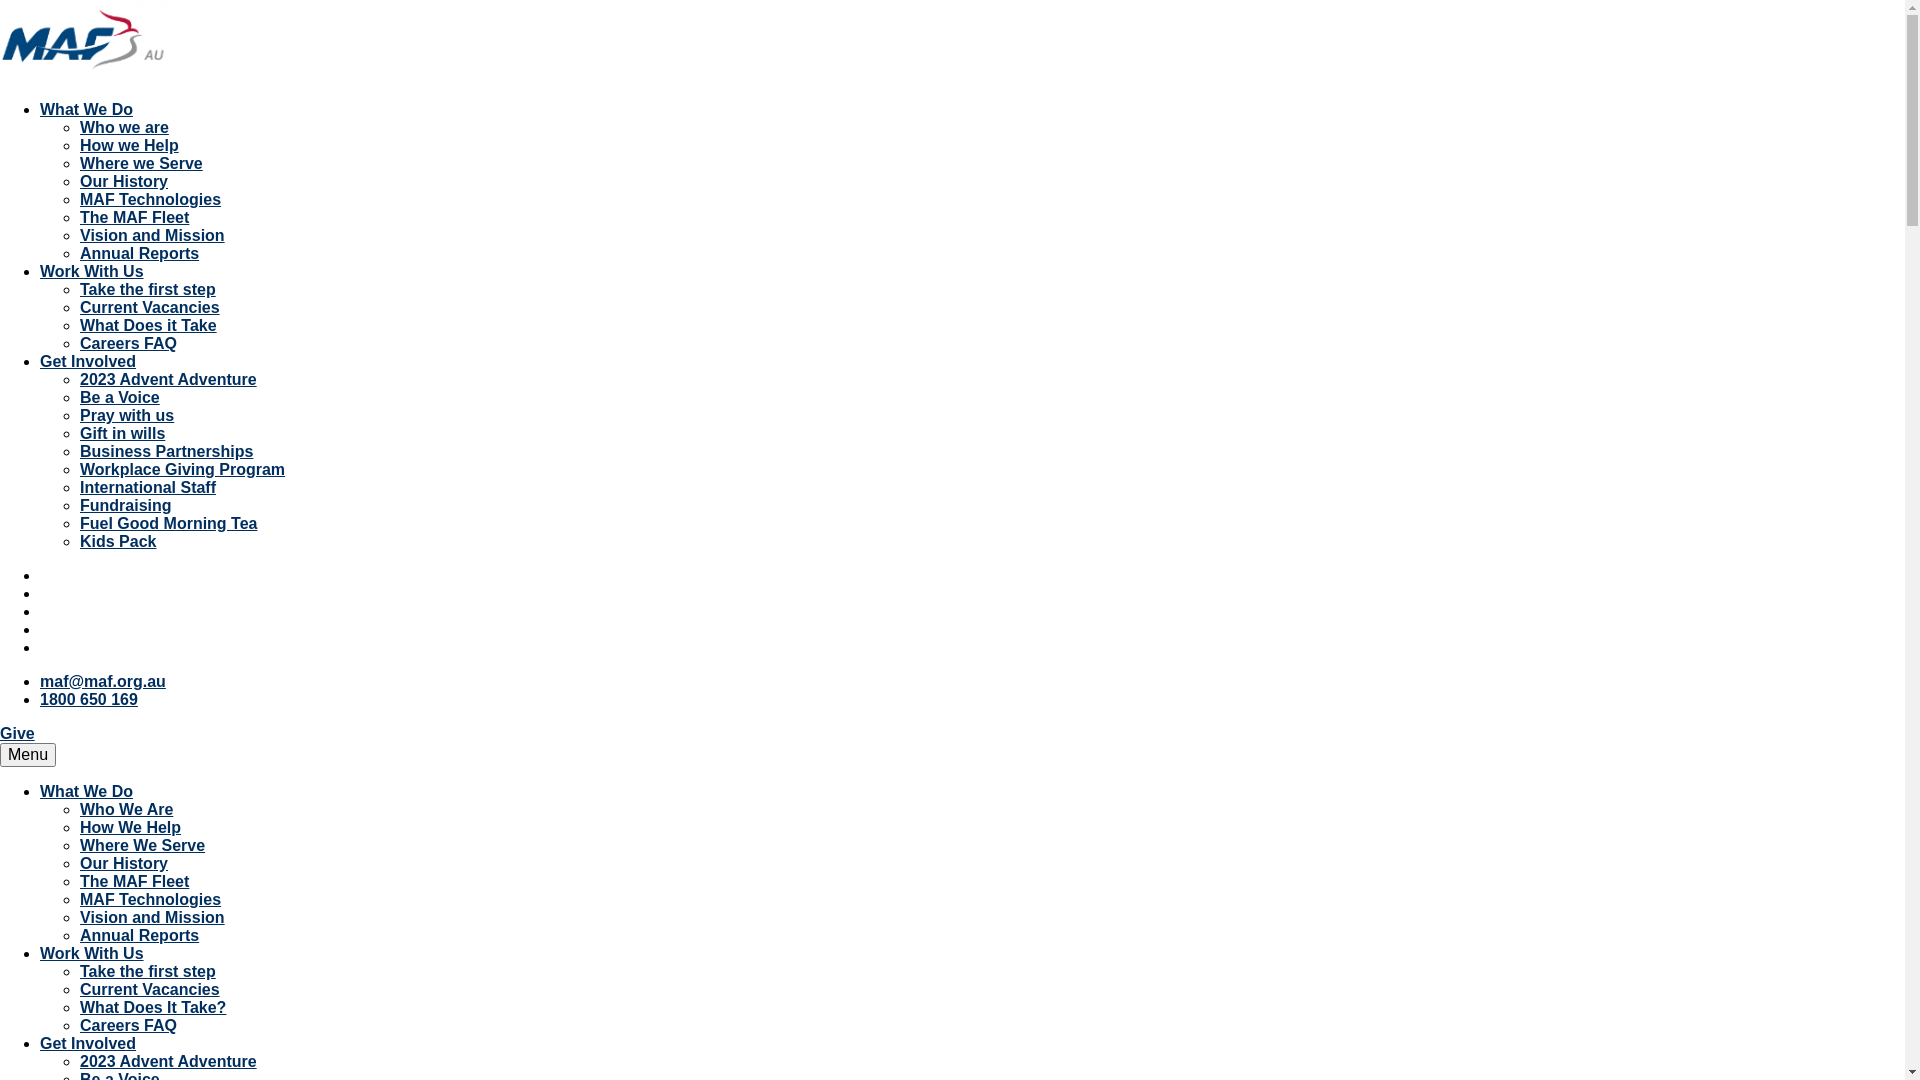 This screenshot has height=1080, width=1920. Describe the element at coordinates (138, 252) in the screenshot. I see `'Annual Reports'` at that location.